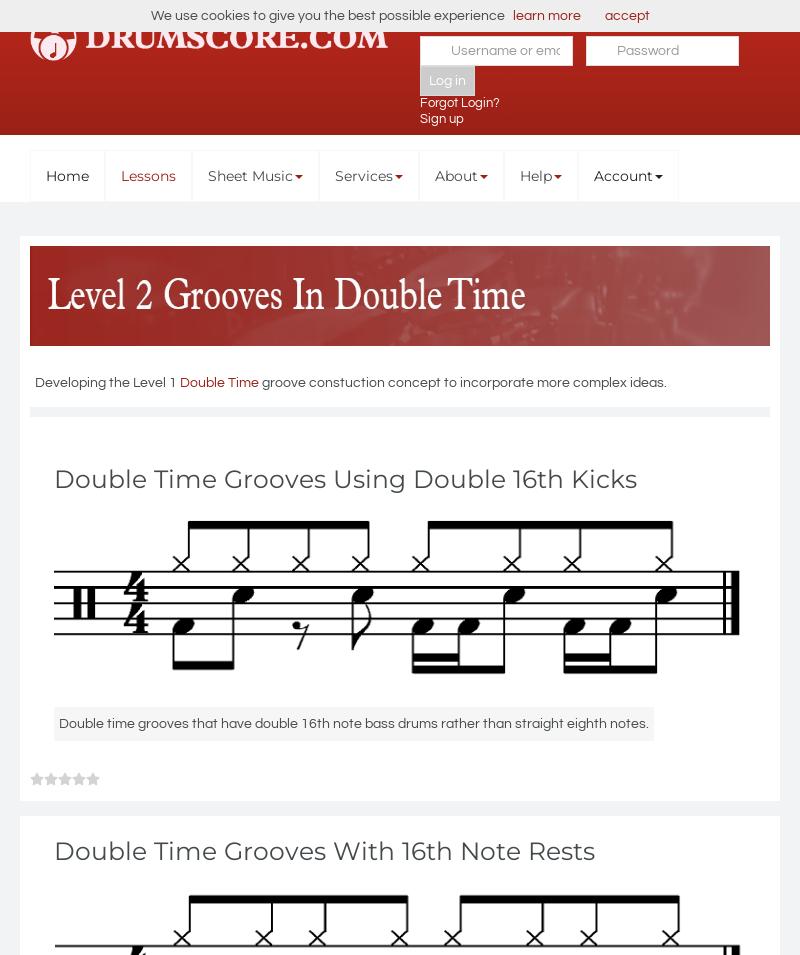  What do you see at coordinates (219, 381) in the screenshot?
I see `'Double Time'` at bounding box center [219, 381].